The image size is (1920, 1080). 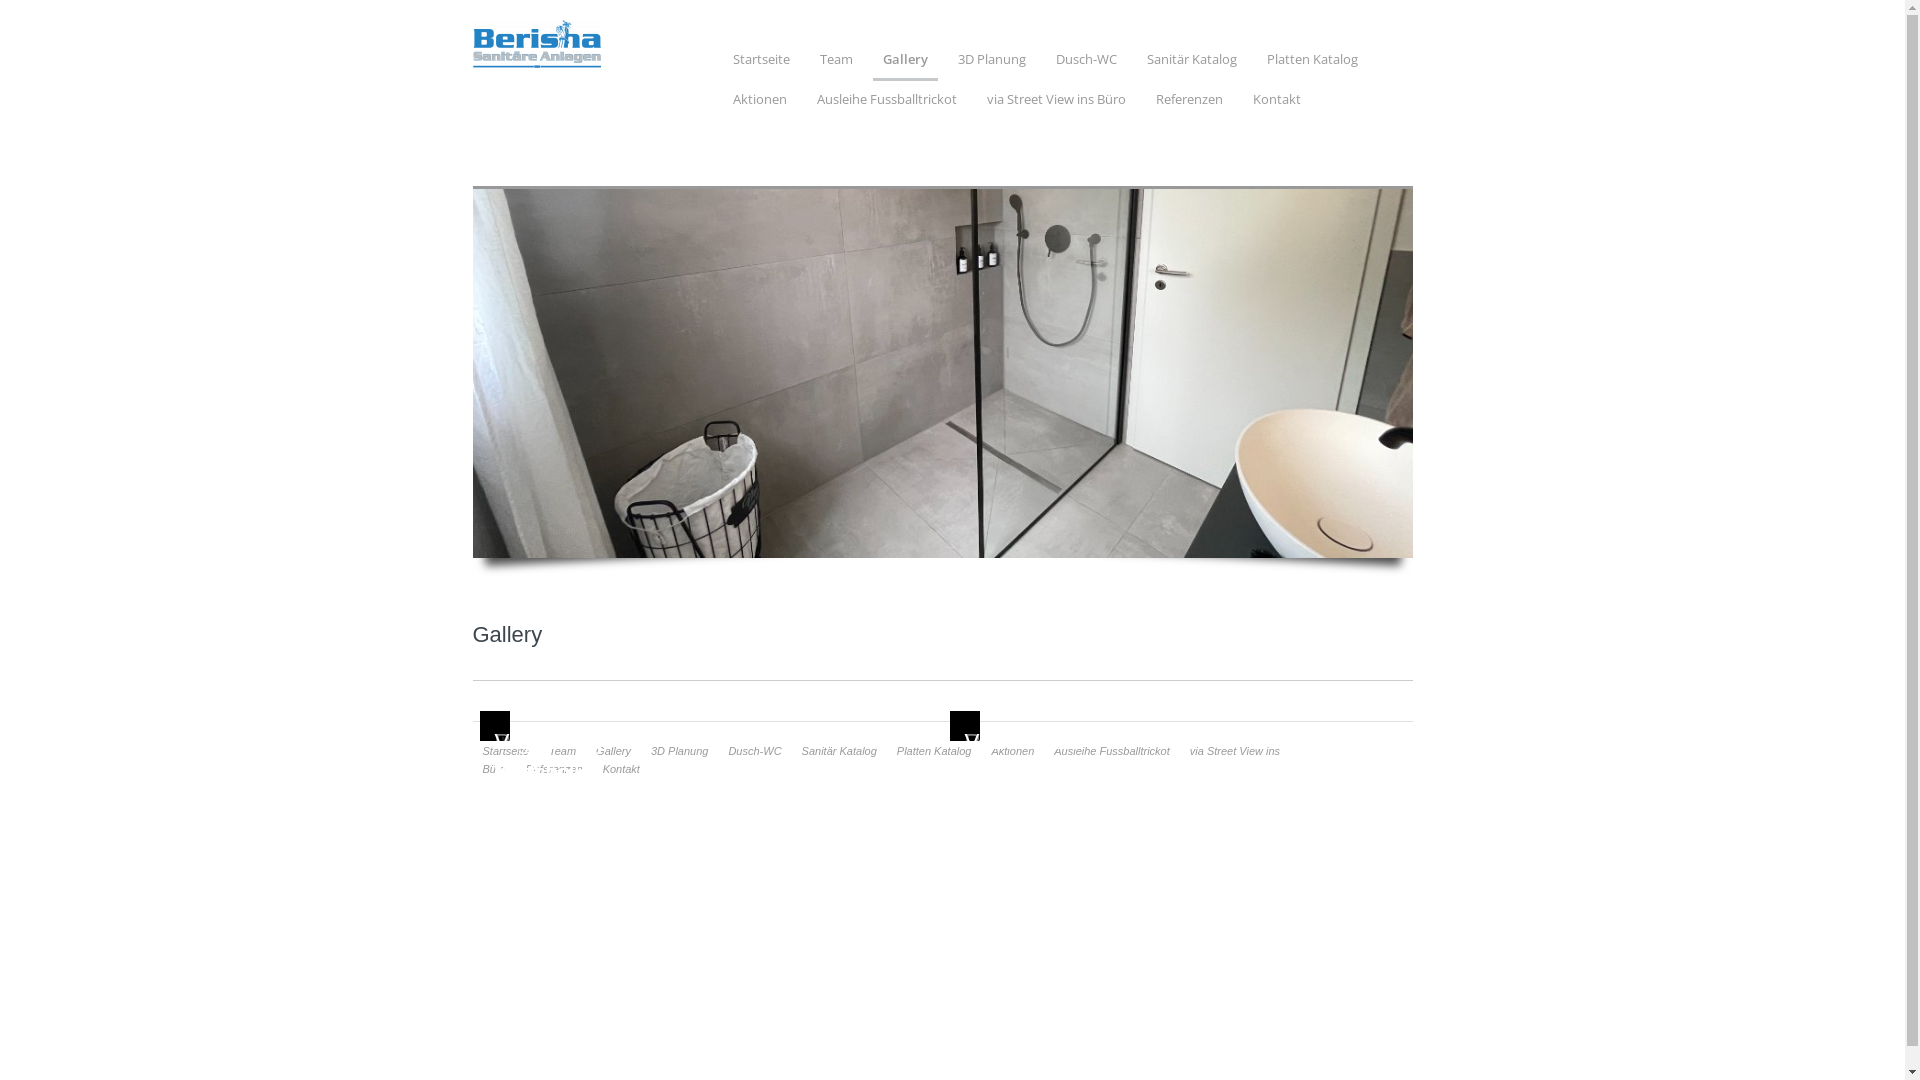 I want to click on 'Ausleihe Fussballtrickot', so click(x=1053, y=751).